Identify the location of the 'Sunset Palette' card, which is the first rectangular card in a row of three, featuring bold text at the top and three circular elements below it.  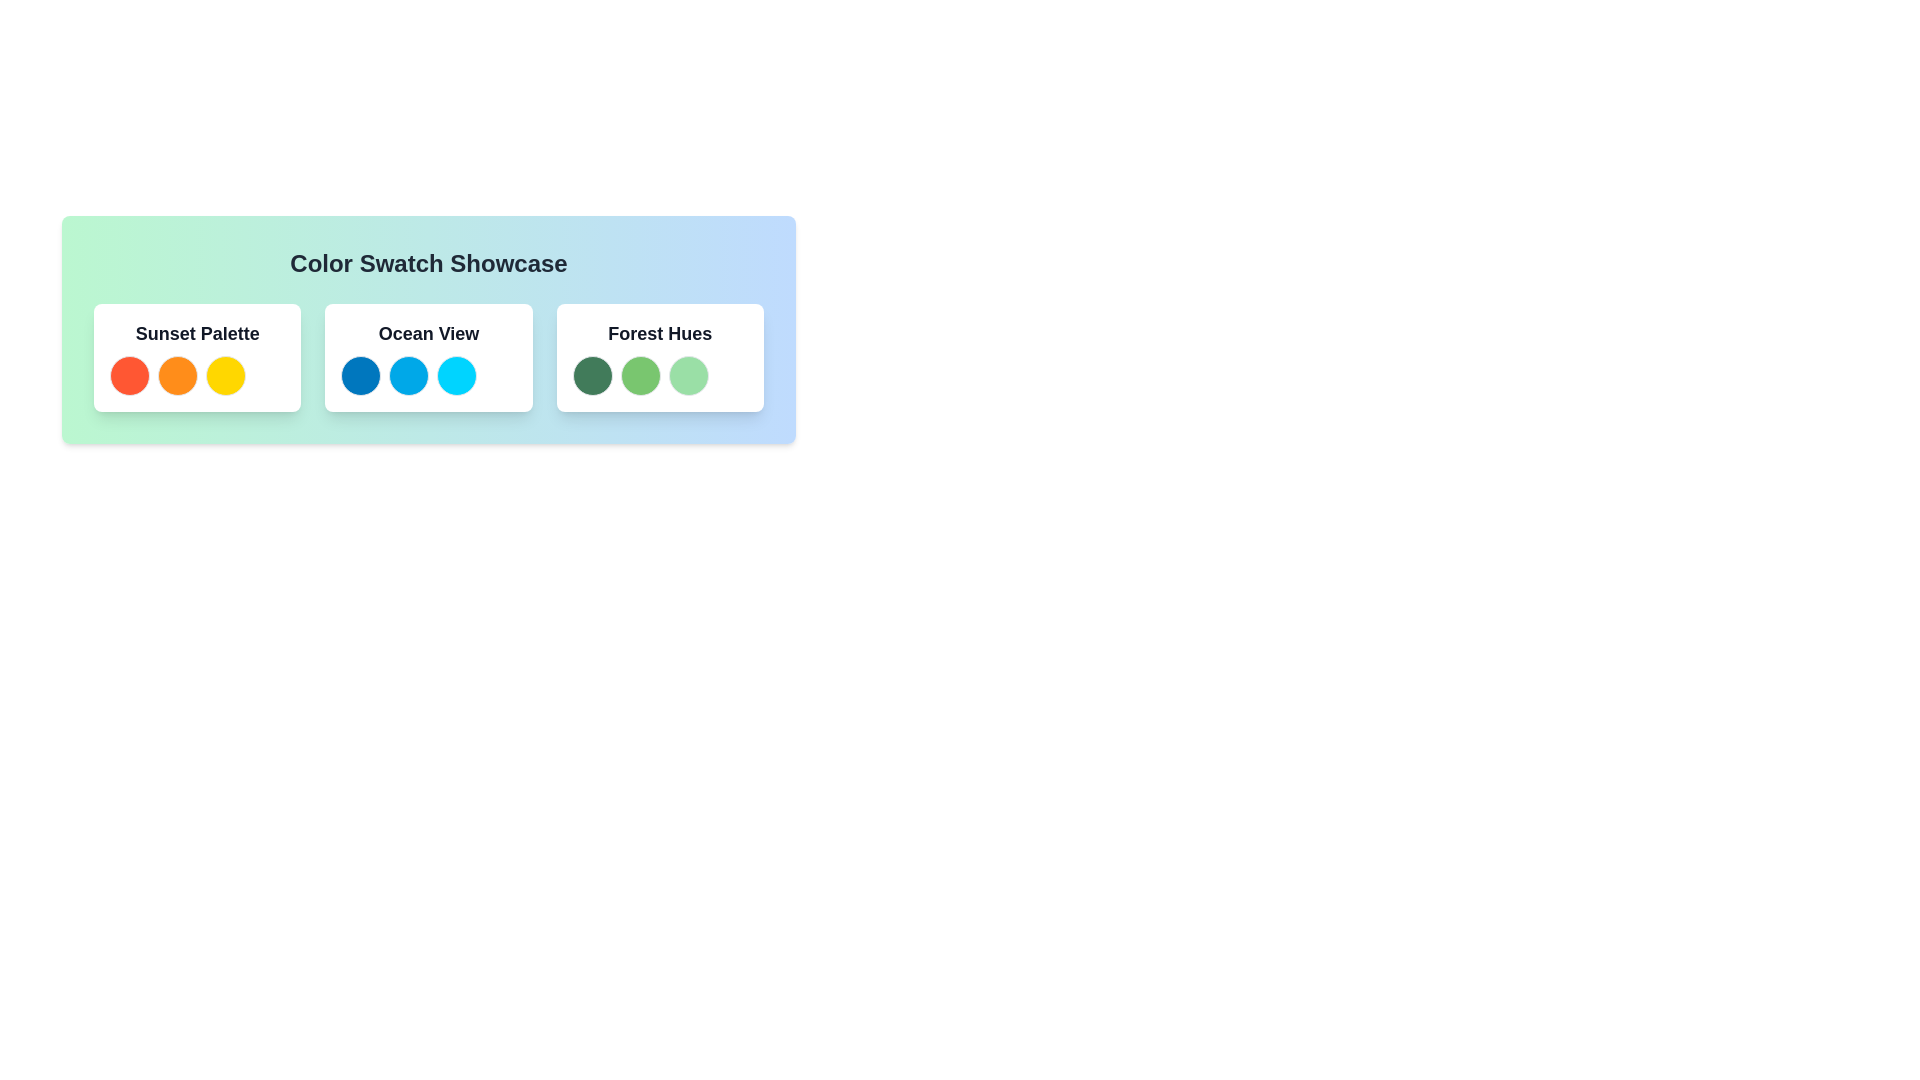
(197, 357).